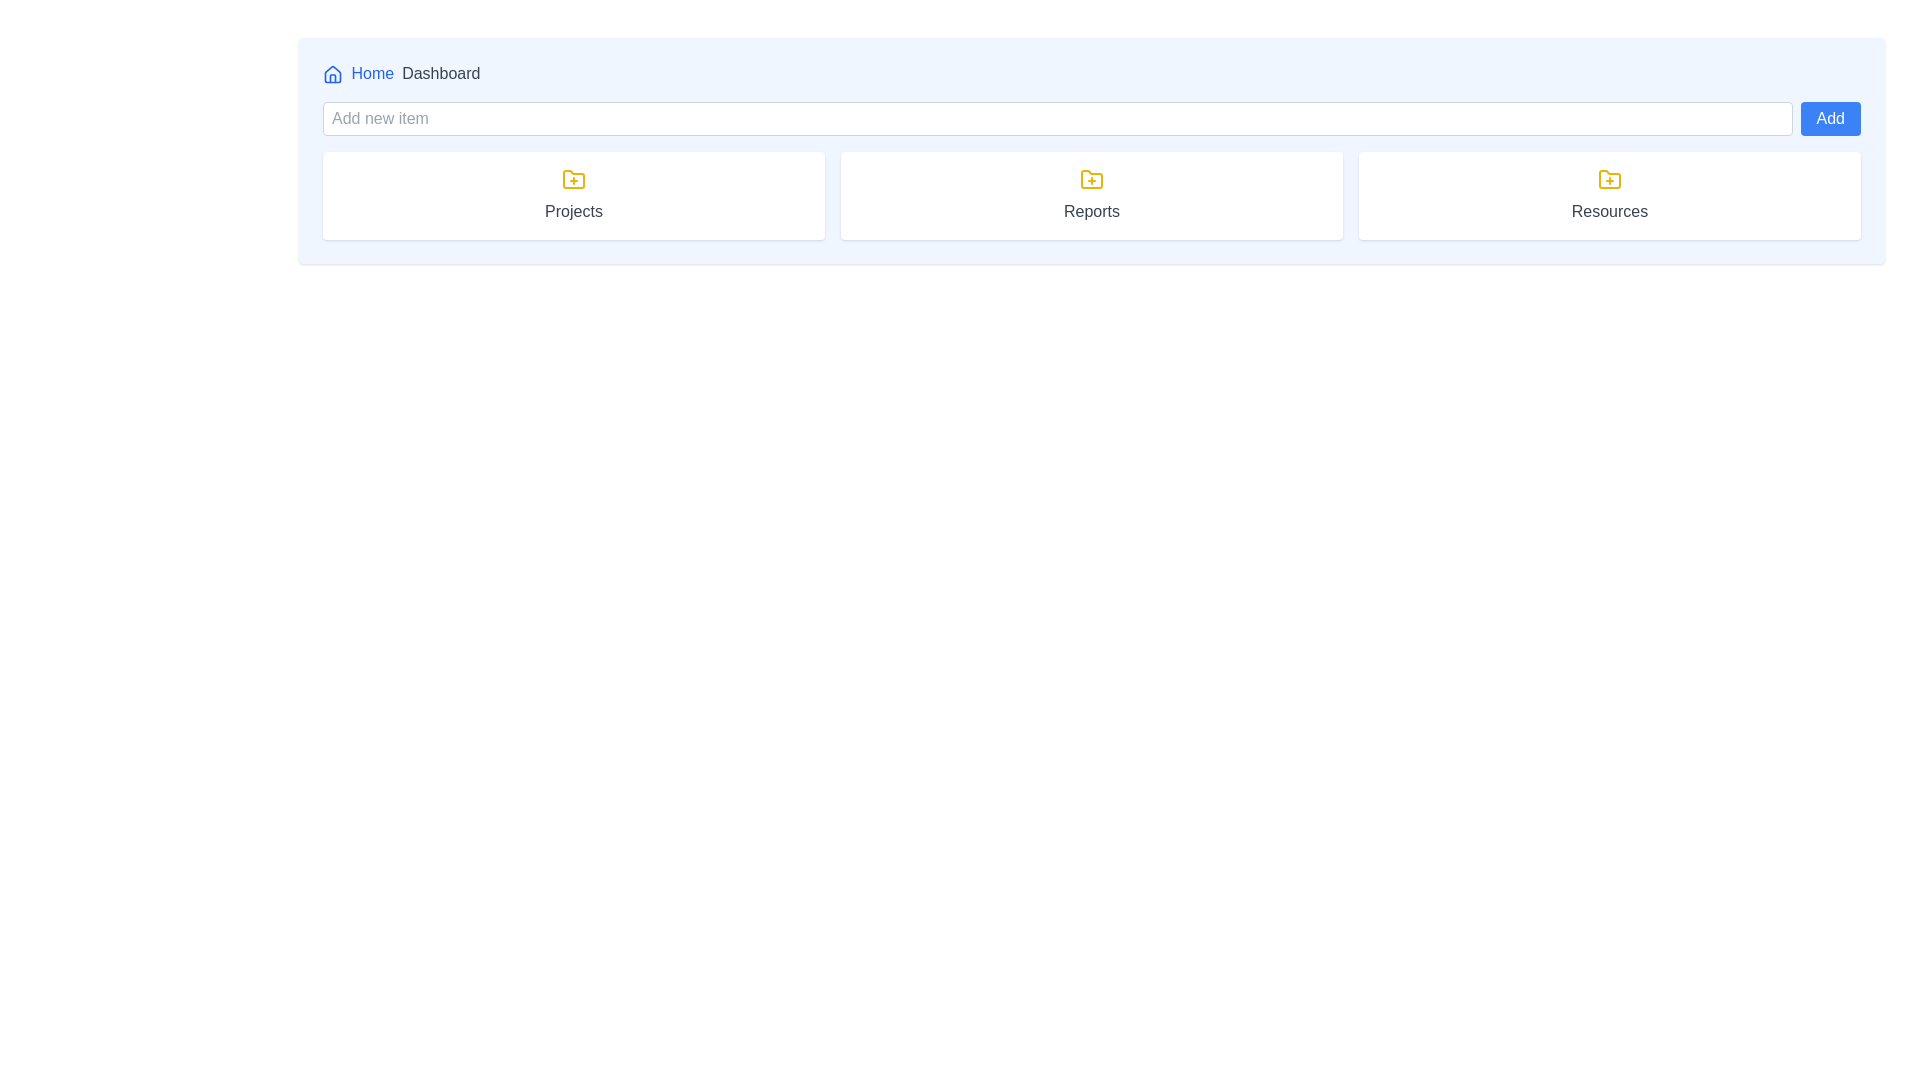  I want to click on the static breadcrumb item that indicates the current location within the navigation hierarchy, positioned to the right of the 'Home' link, so click(440, 72).